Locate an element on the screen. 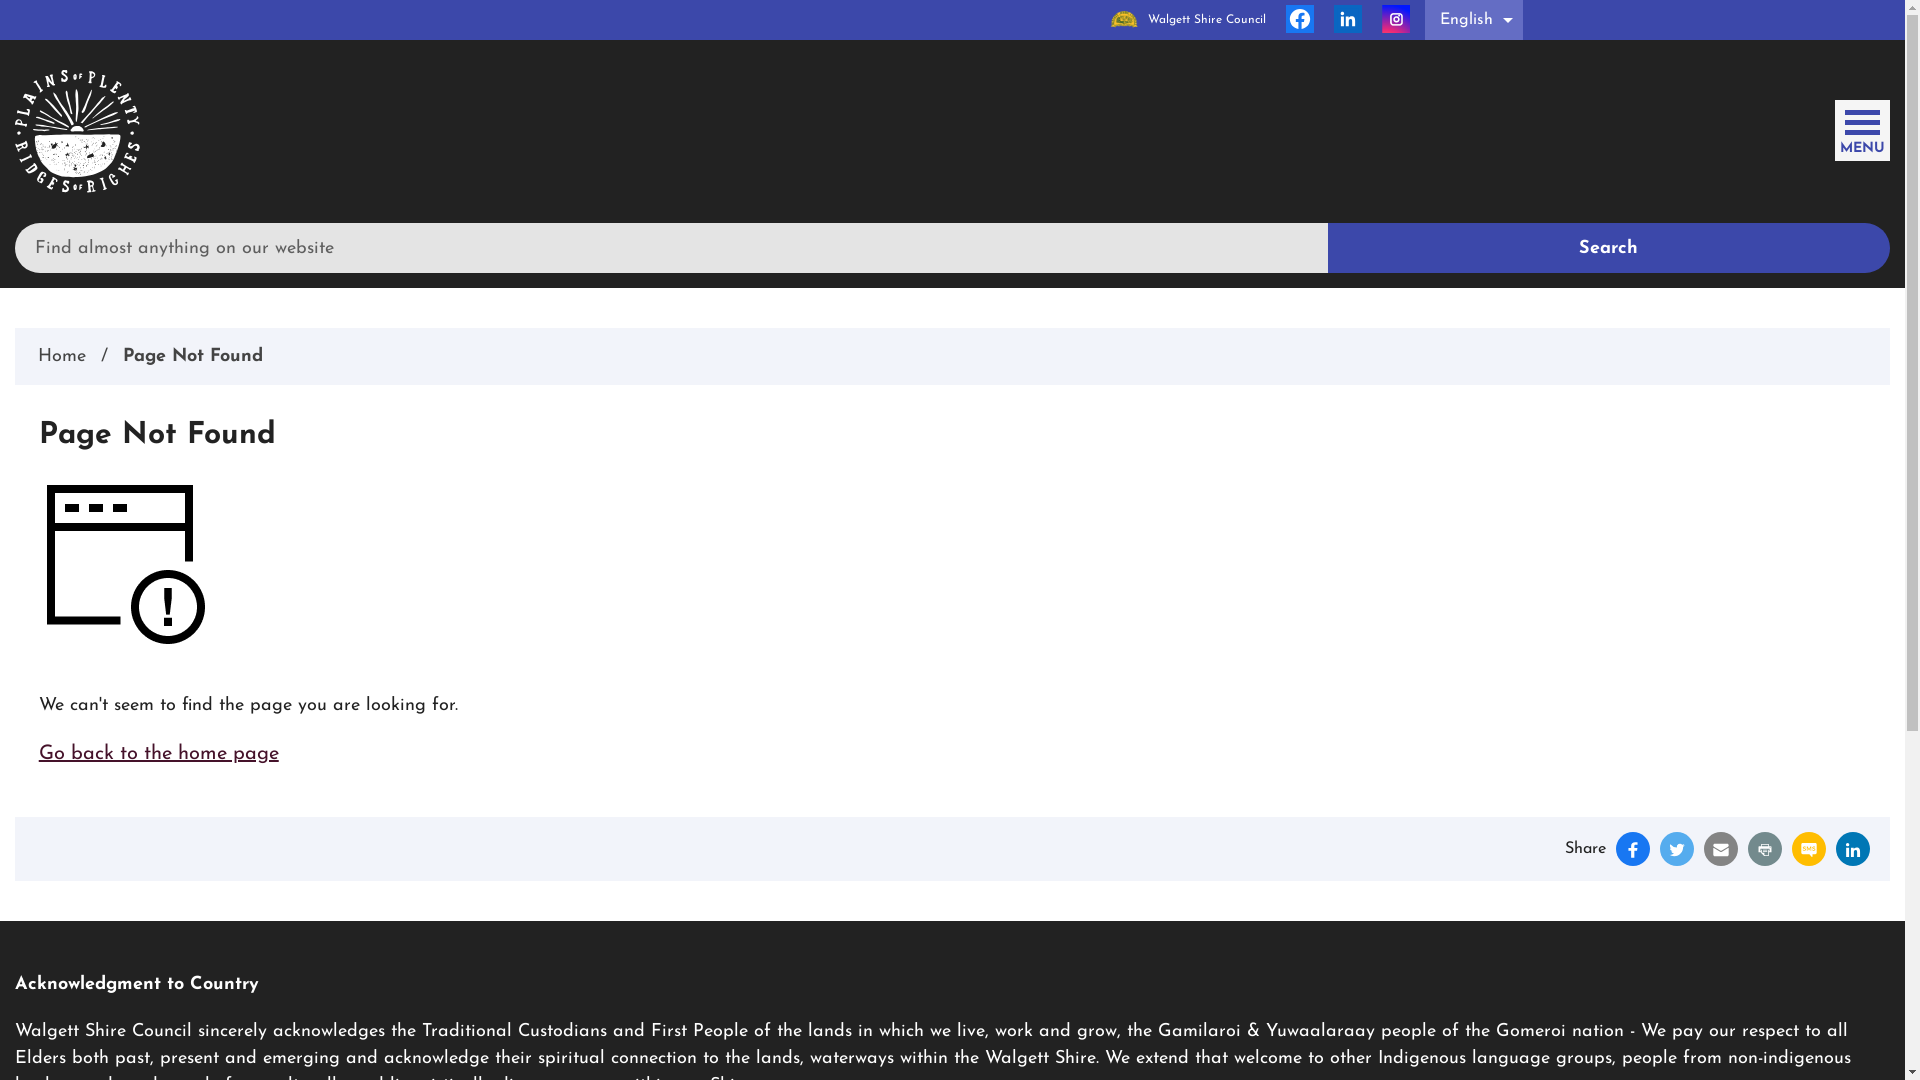  'Go back to the home page' is located at coordinates (157, 753).